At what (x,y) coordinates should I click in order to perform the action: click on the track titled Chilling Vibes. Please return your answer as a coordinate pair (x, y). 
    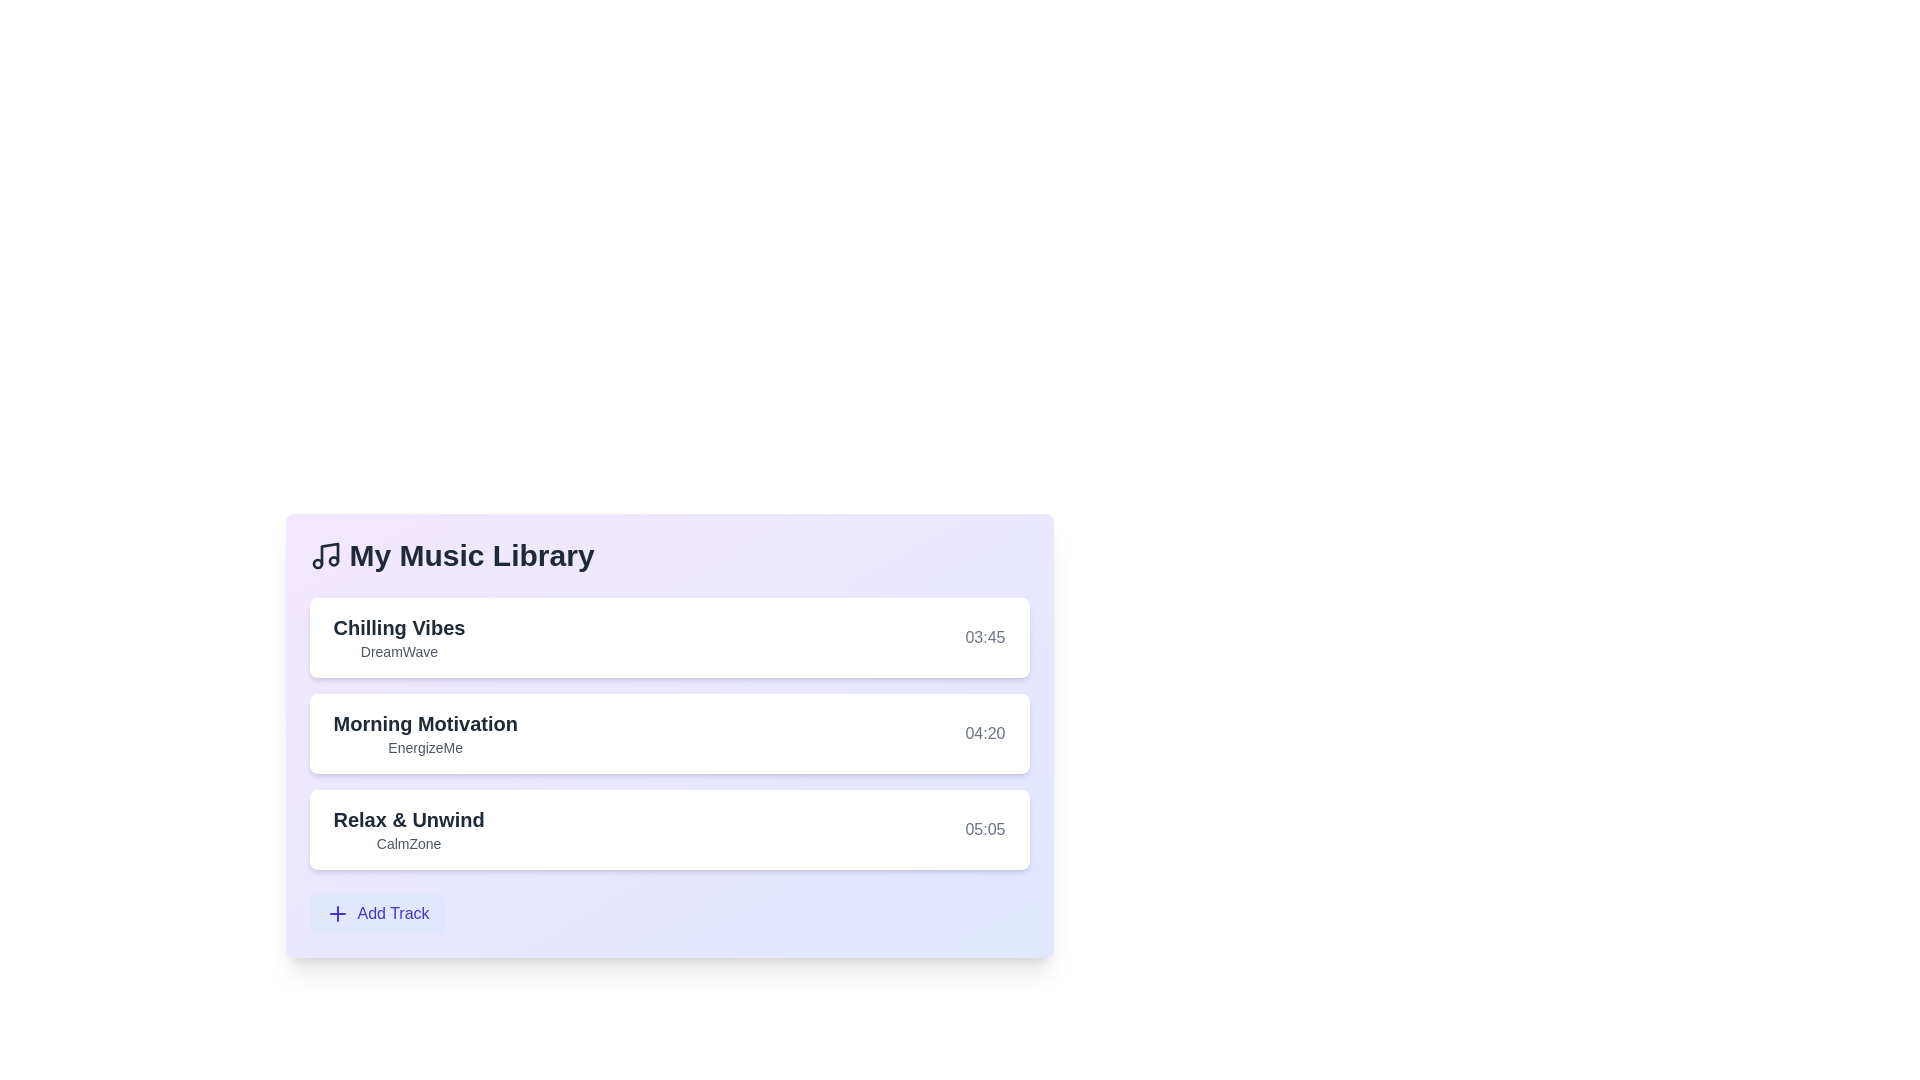
    Looking at the image, I should click on (399, 627).